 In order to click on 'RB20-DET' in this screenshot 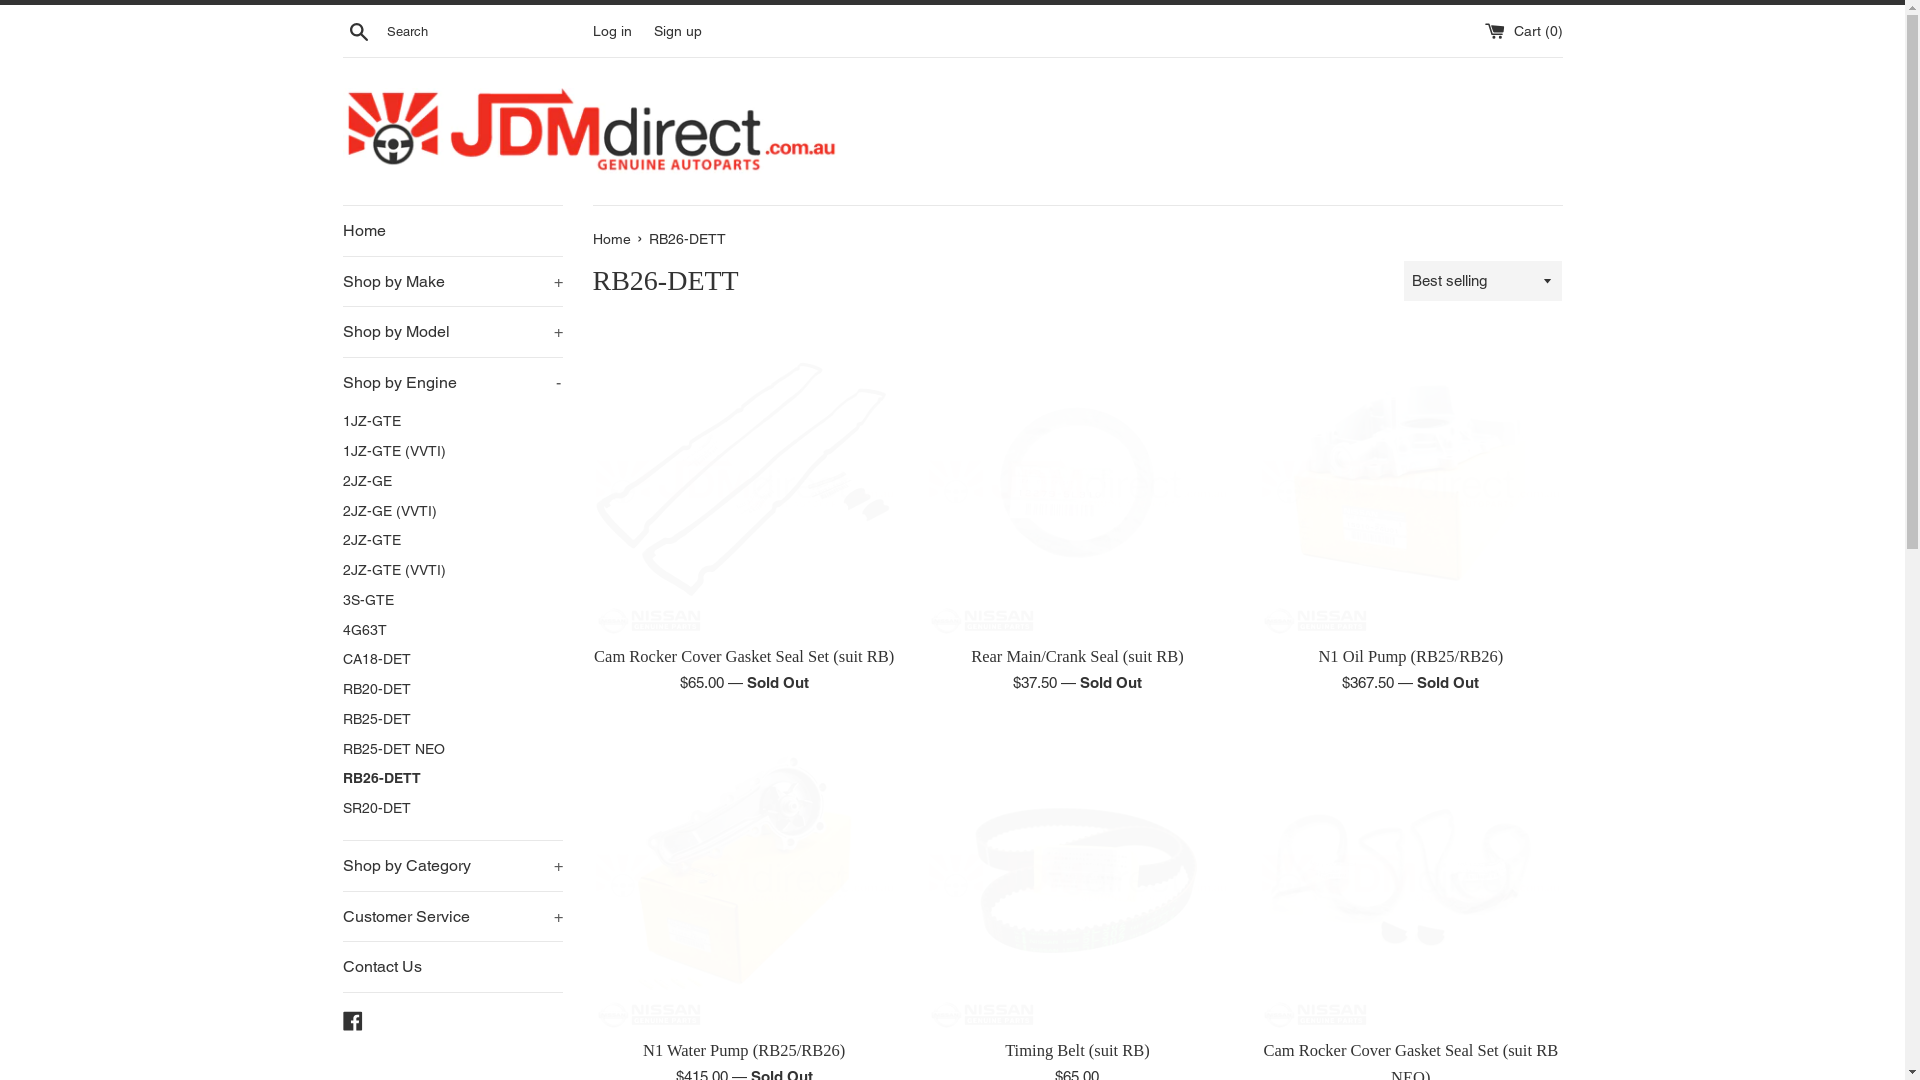, I will do `click(450, 689)`.